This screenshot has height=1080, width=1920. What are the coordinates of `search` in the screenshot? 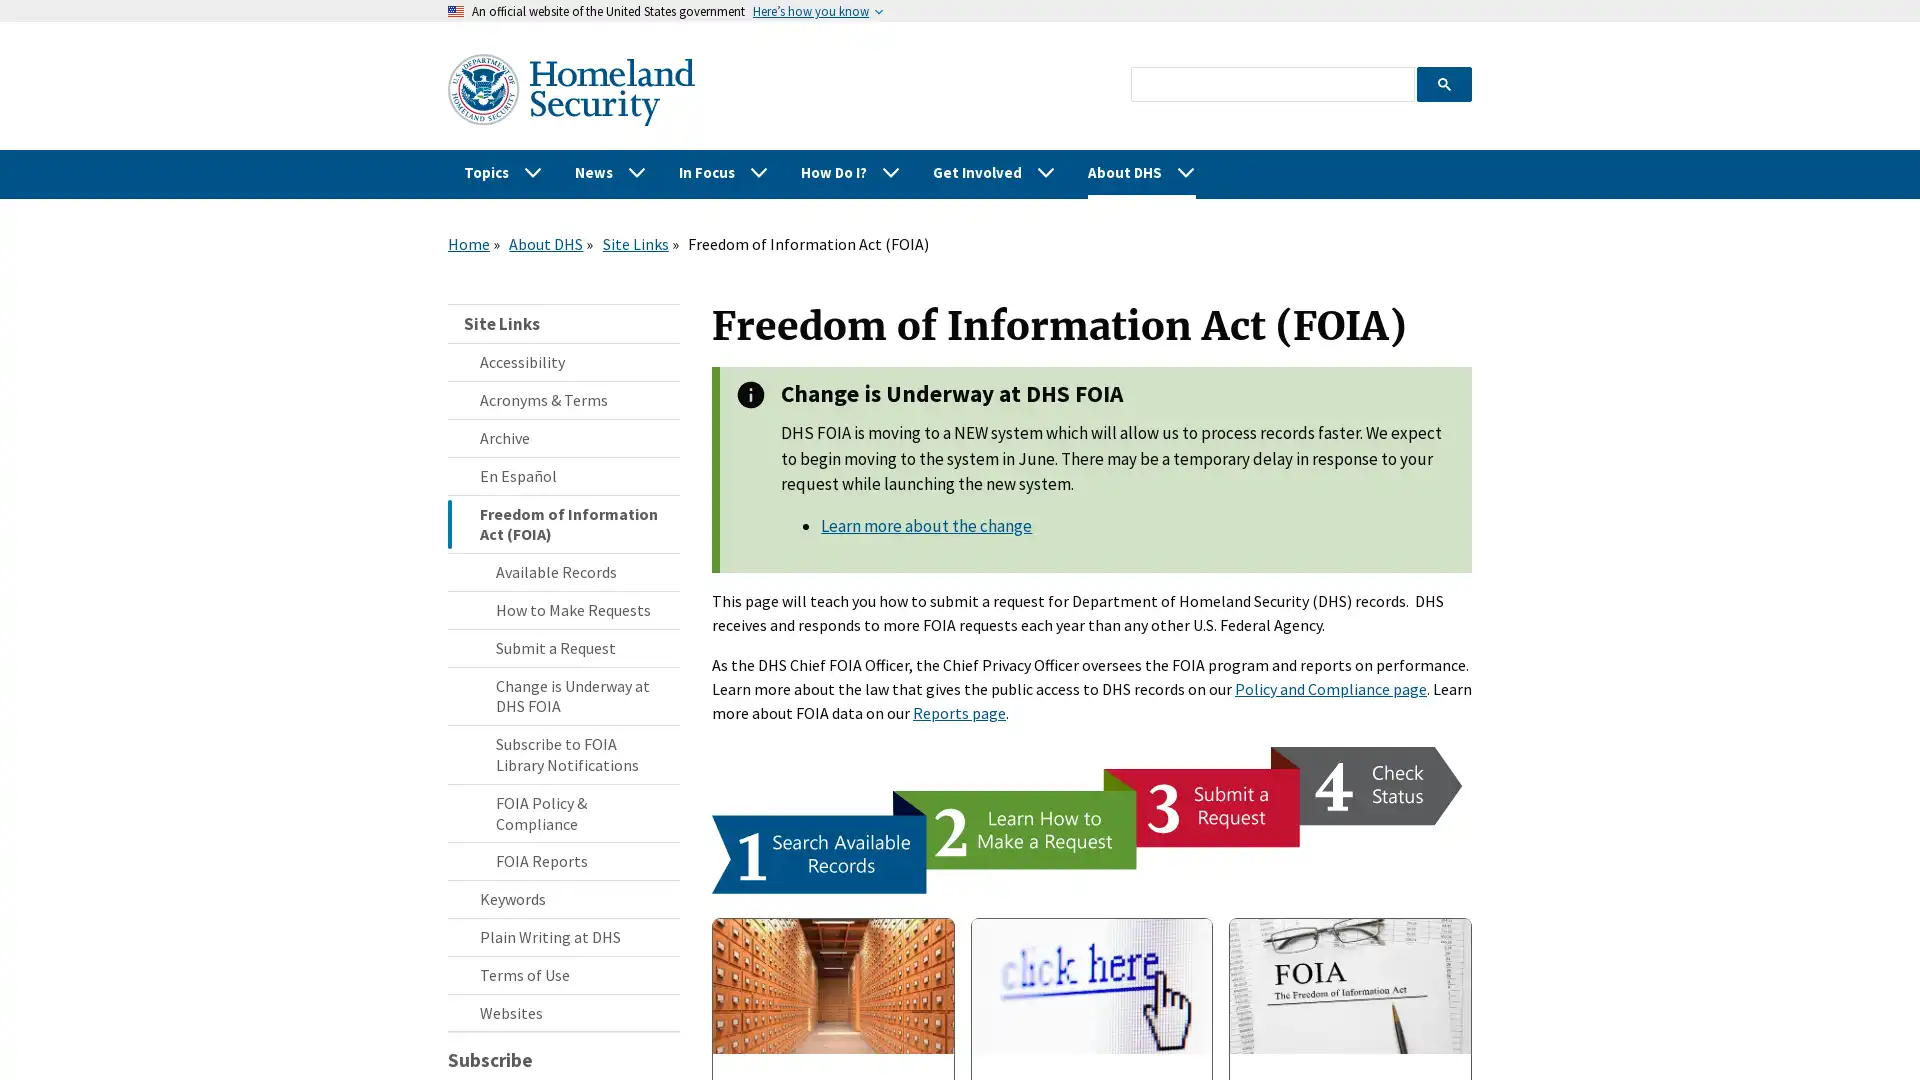 It's located at (1443, 82).